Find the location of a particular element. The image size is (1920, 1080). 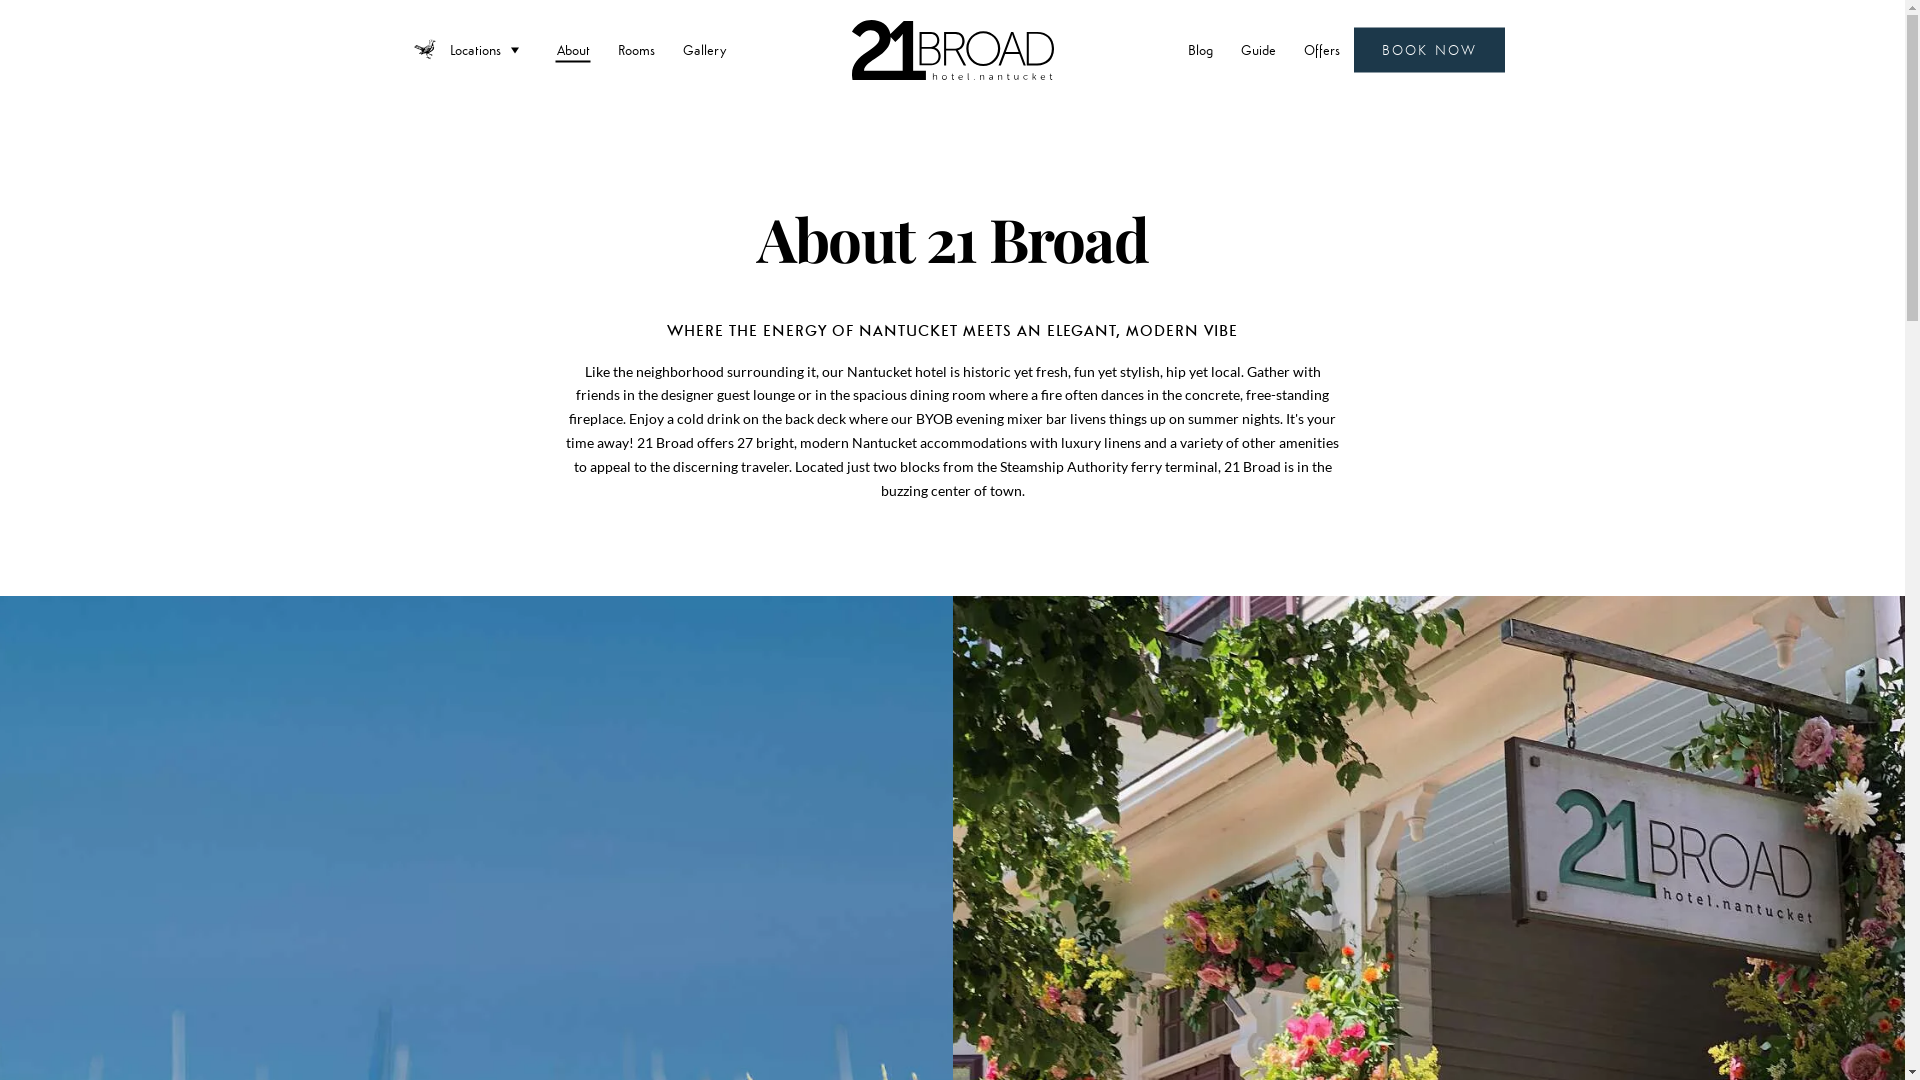

'Guide' is located at coordinates (1257, 49).